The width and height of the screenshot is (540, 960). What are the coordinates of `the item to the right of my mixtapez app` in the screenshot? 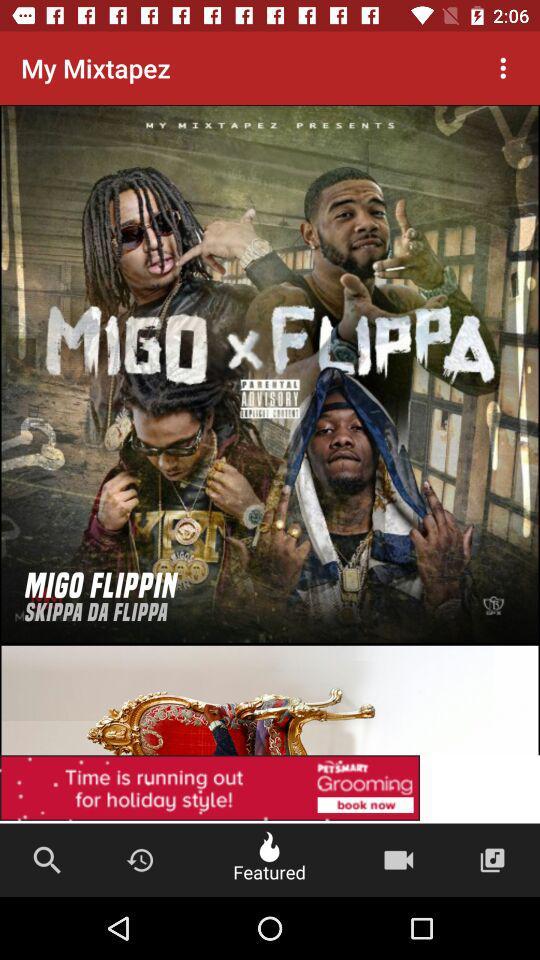 It's located at (502, 68).